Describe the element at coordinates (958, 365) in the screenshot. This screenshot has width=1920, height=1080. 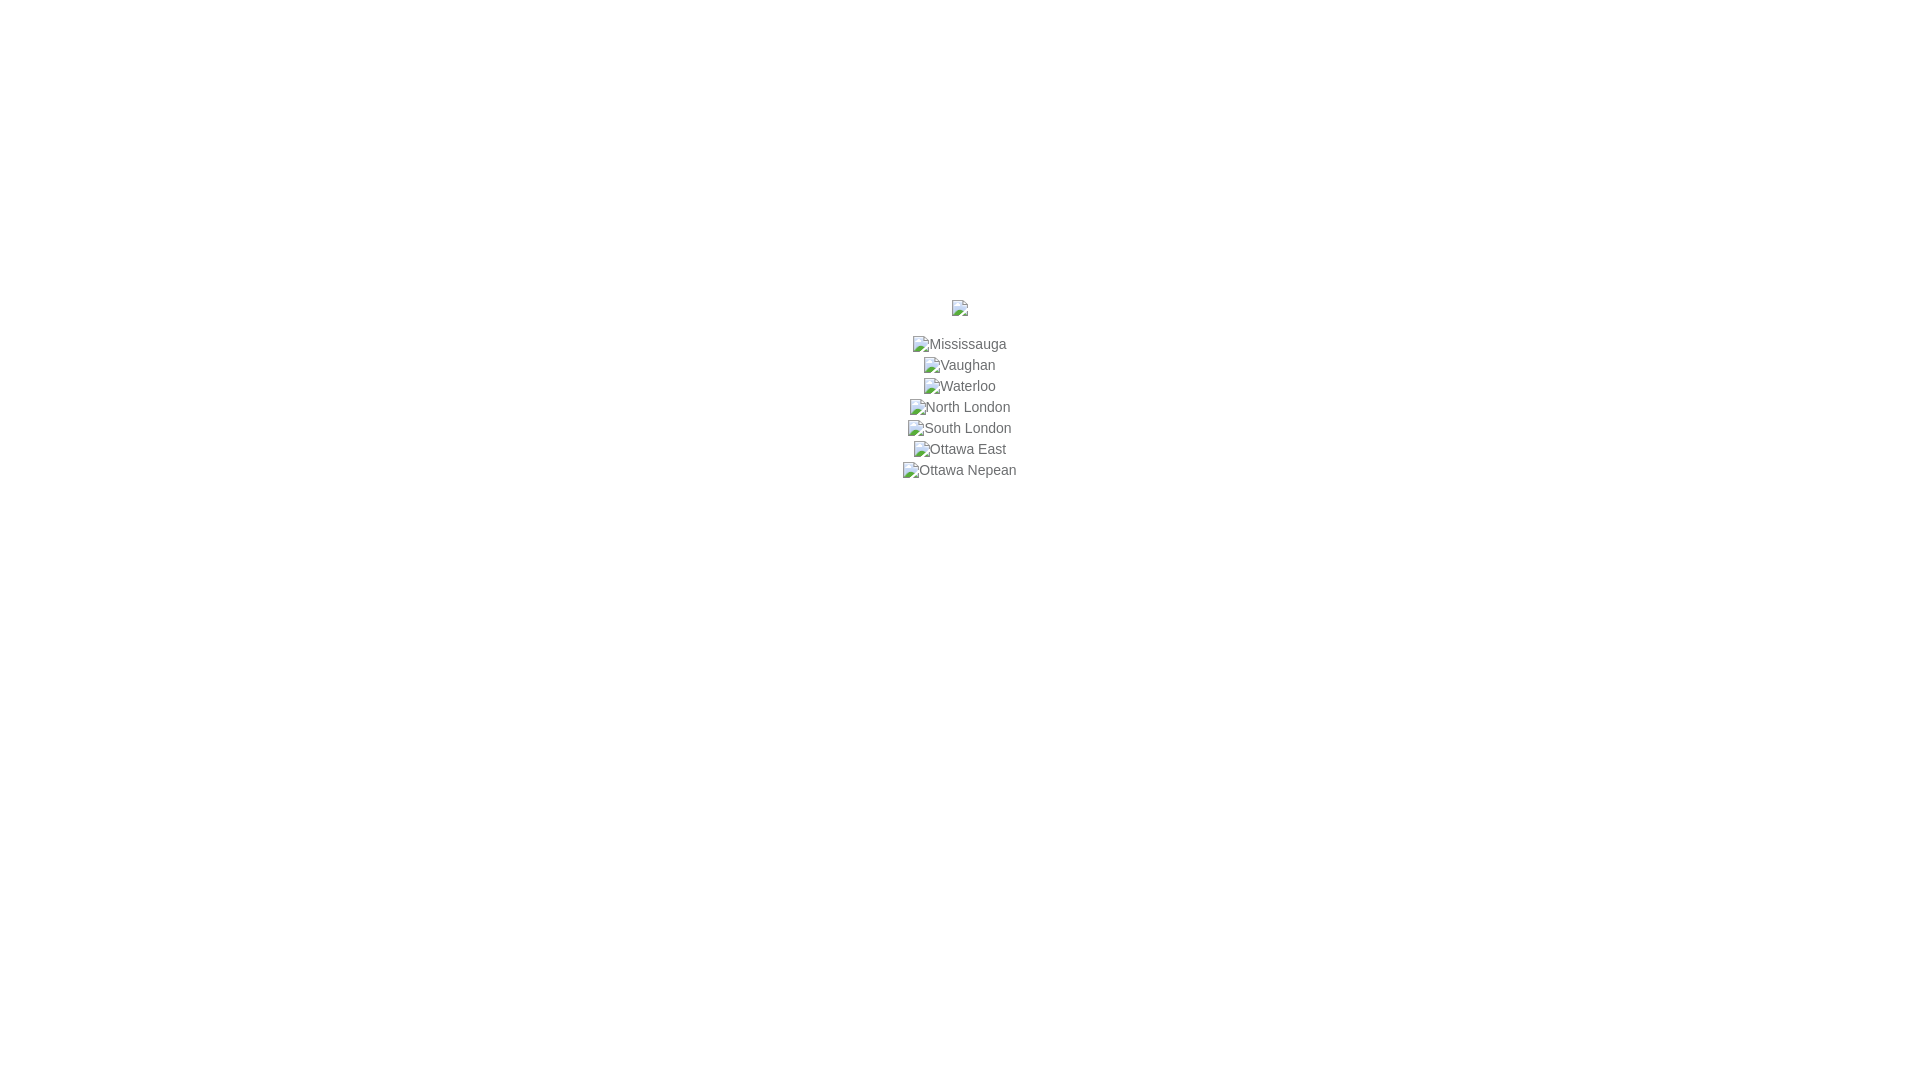
I see `'Vaughan'` at that location.